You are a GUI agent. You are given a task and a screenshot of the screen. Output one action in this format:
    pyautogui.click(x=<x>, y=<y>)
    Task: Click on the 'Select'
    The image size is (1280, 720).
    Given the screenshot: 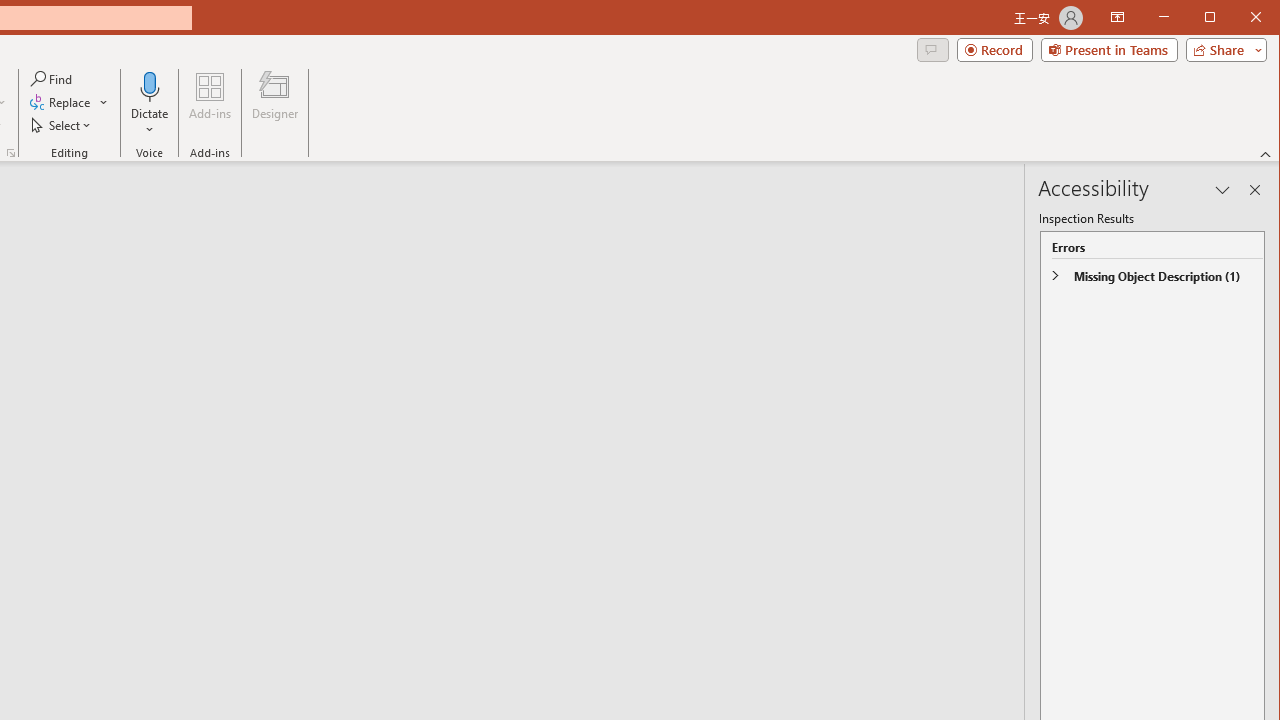 What is the action you would take?
    pyautogui.click(x=62, y=125)
    